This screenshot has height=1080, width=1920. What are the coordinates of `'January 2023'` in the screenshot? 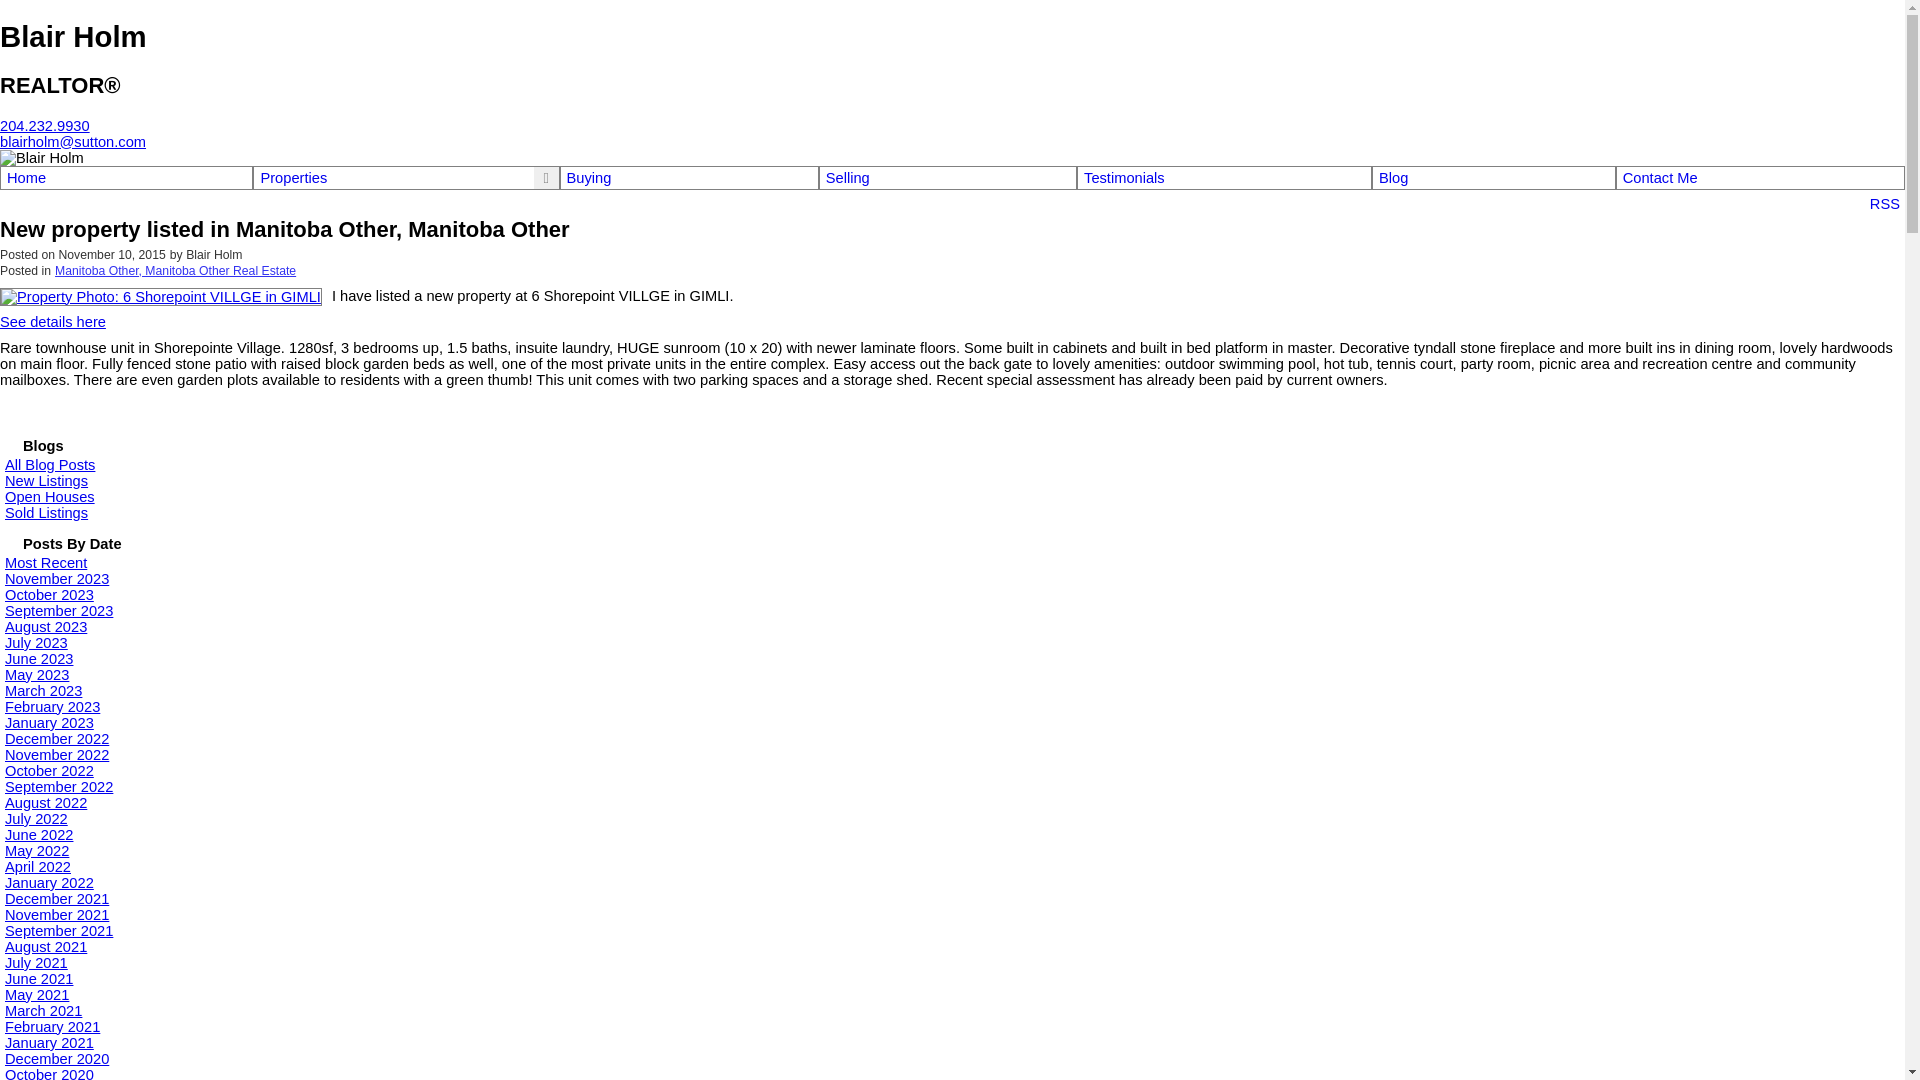 It's located at (49, 722).